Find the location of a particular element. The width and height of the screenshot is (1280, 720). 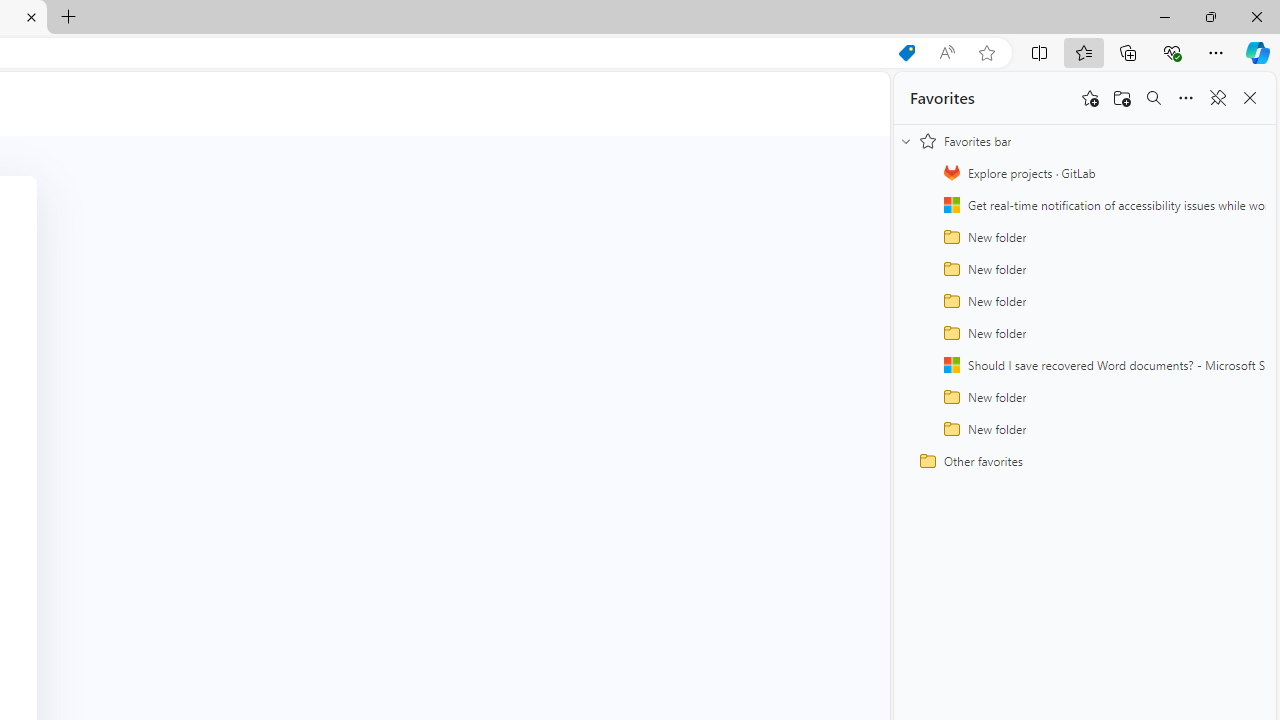

'Search favorites' is located at coordinates (1153, 98).